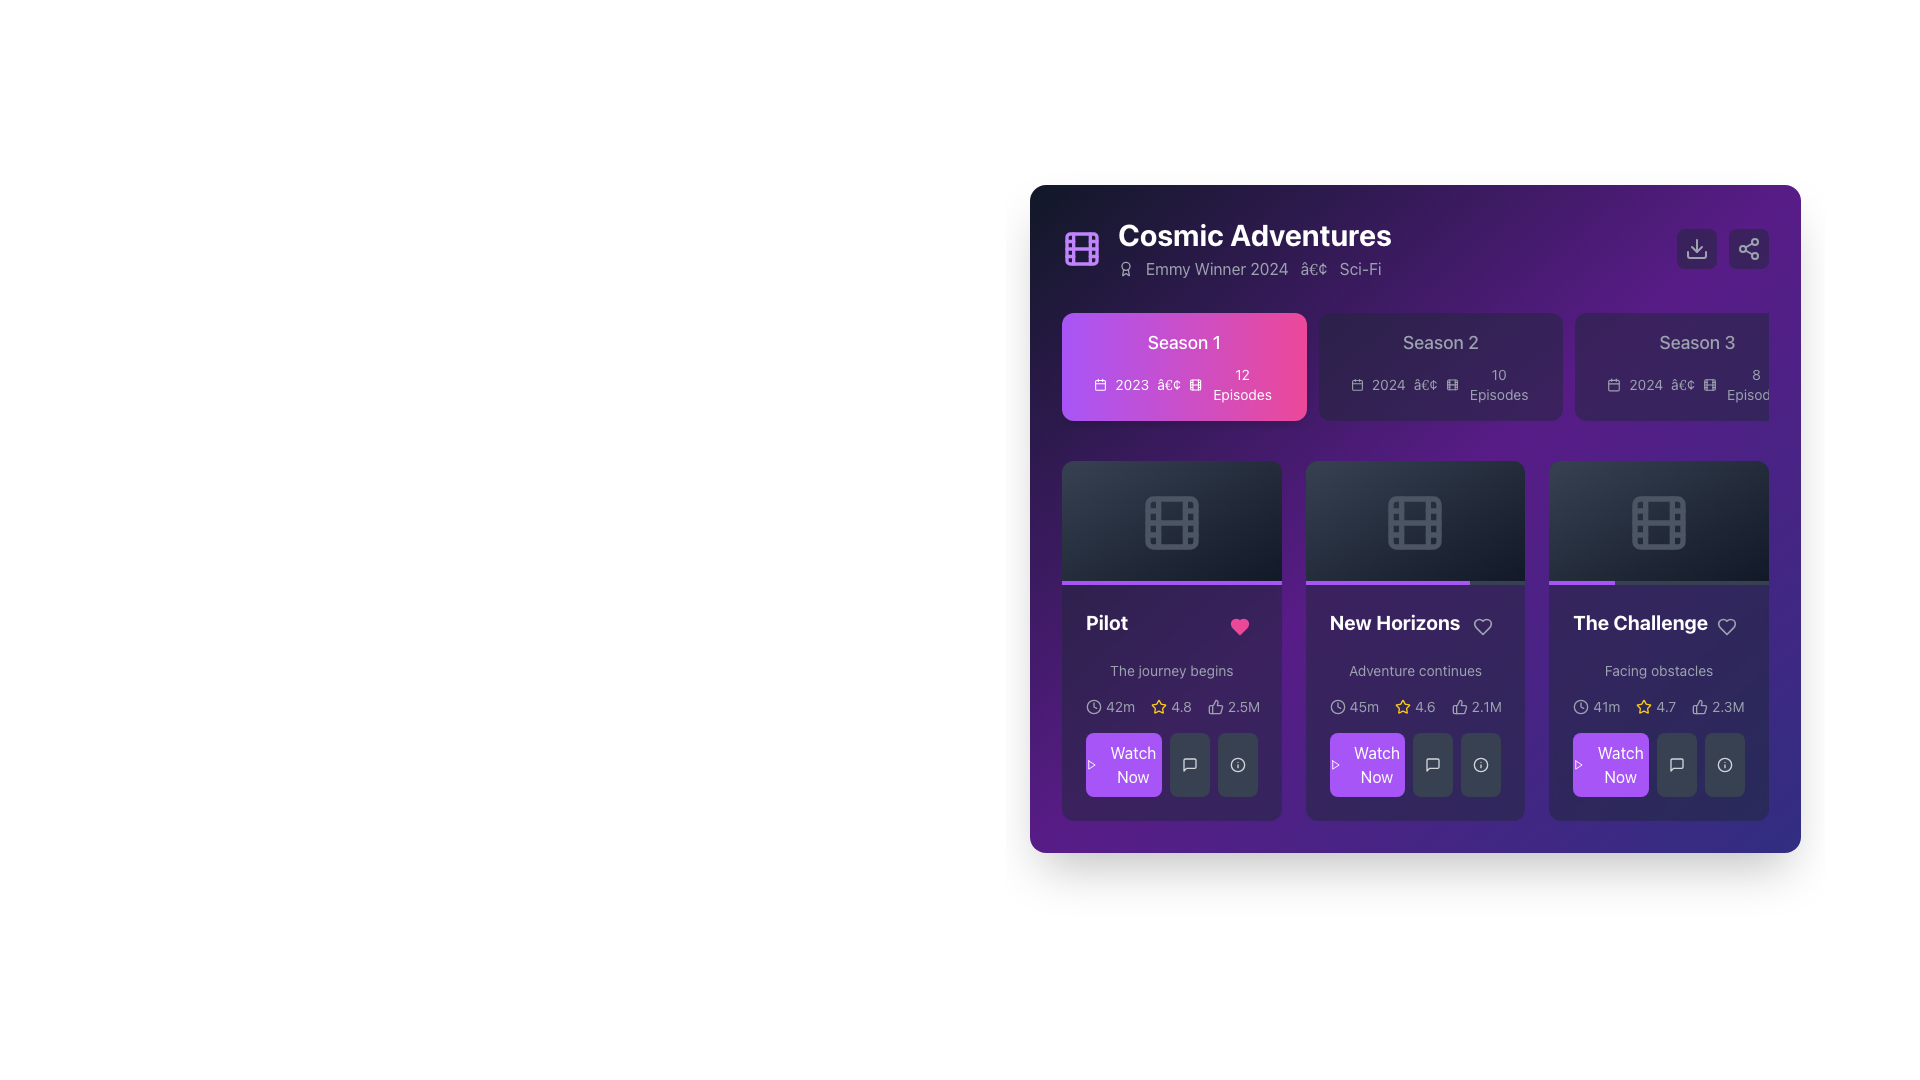 The image size is (1920, 1080). I want to click on the text label 'Pilot' which serves as the title for the episode in the 'Cosmic Adventures' section, located under 'Season 1' and above 'The journey begins', so click(1106, 621).